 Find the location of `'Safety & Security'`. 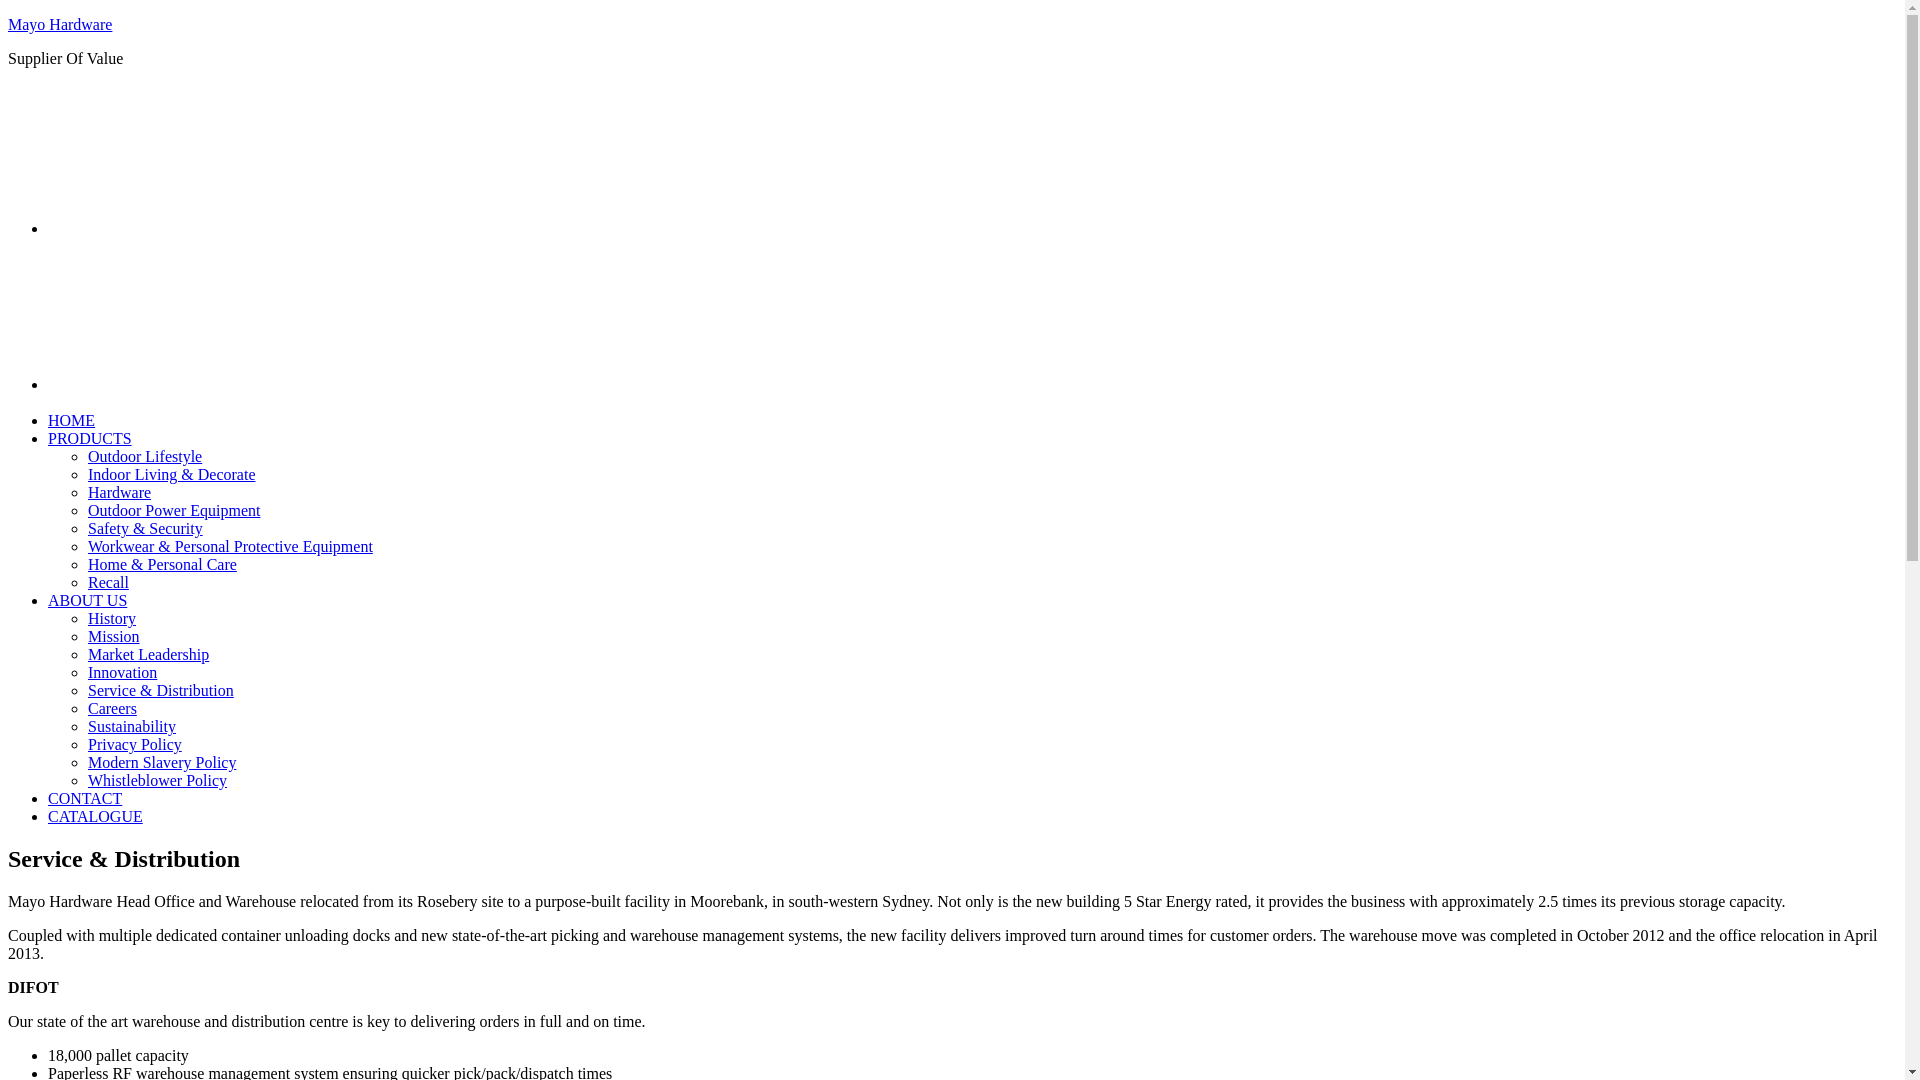

'Safety & Security' is located at coordinates (144, 527).